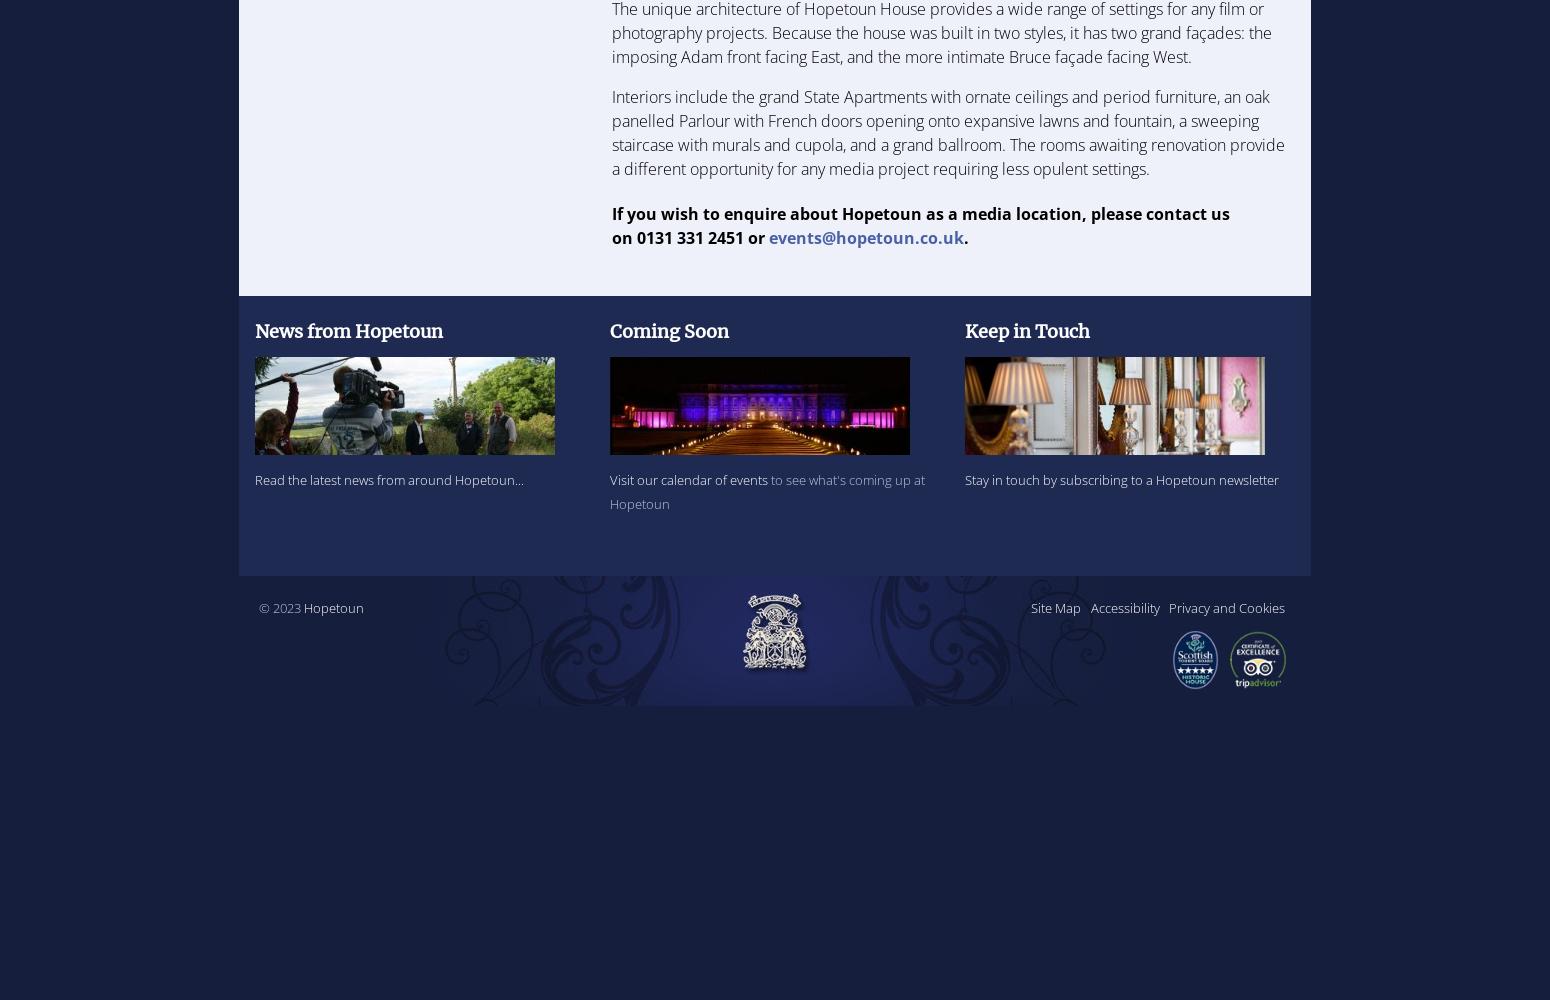  What do you see at coordinates (611, 132) in the screenshot?
I see `'Interiors include the grand State Apartments with ornate ceilings and period furniture, an oak panelled Parlour with French doors opening onto expansive lawns and fountain, a sweeping staircase with murals and cupola, and a grand ballroom. The rooms awaiting renovation provide a different opportunity for any media project requiring less opulent settings.'` at bounding box center [611, 132].